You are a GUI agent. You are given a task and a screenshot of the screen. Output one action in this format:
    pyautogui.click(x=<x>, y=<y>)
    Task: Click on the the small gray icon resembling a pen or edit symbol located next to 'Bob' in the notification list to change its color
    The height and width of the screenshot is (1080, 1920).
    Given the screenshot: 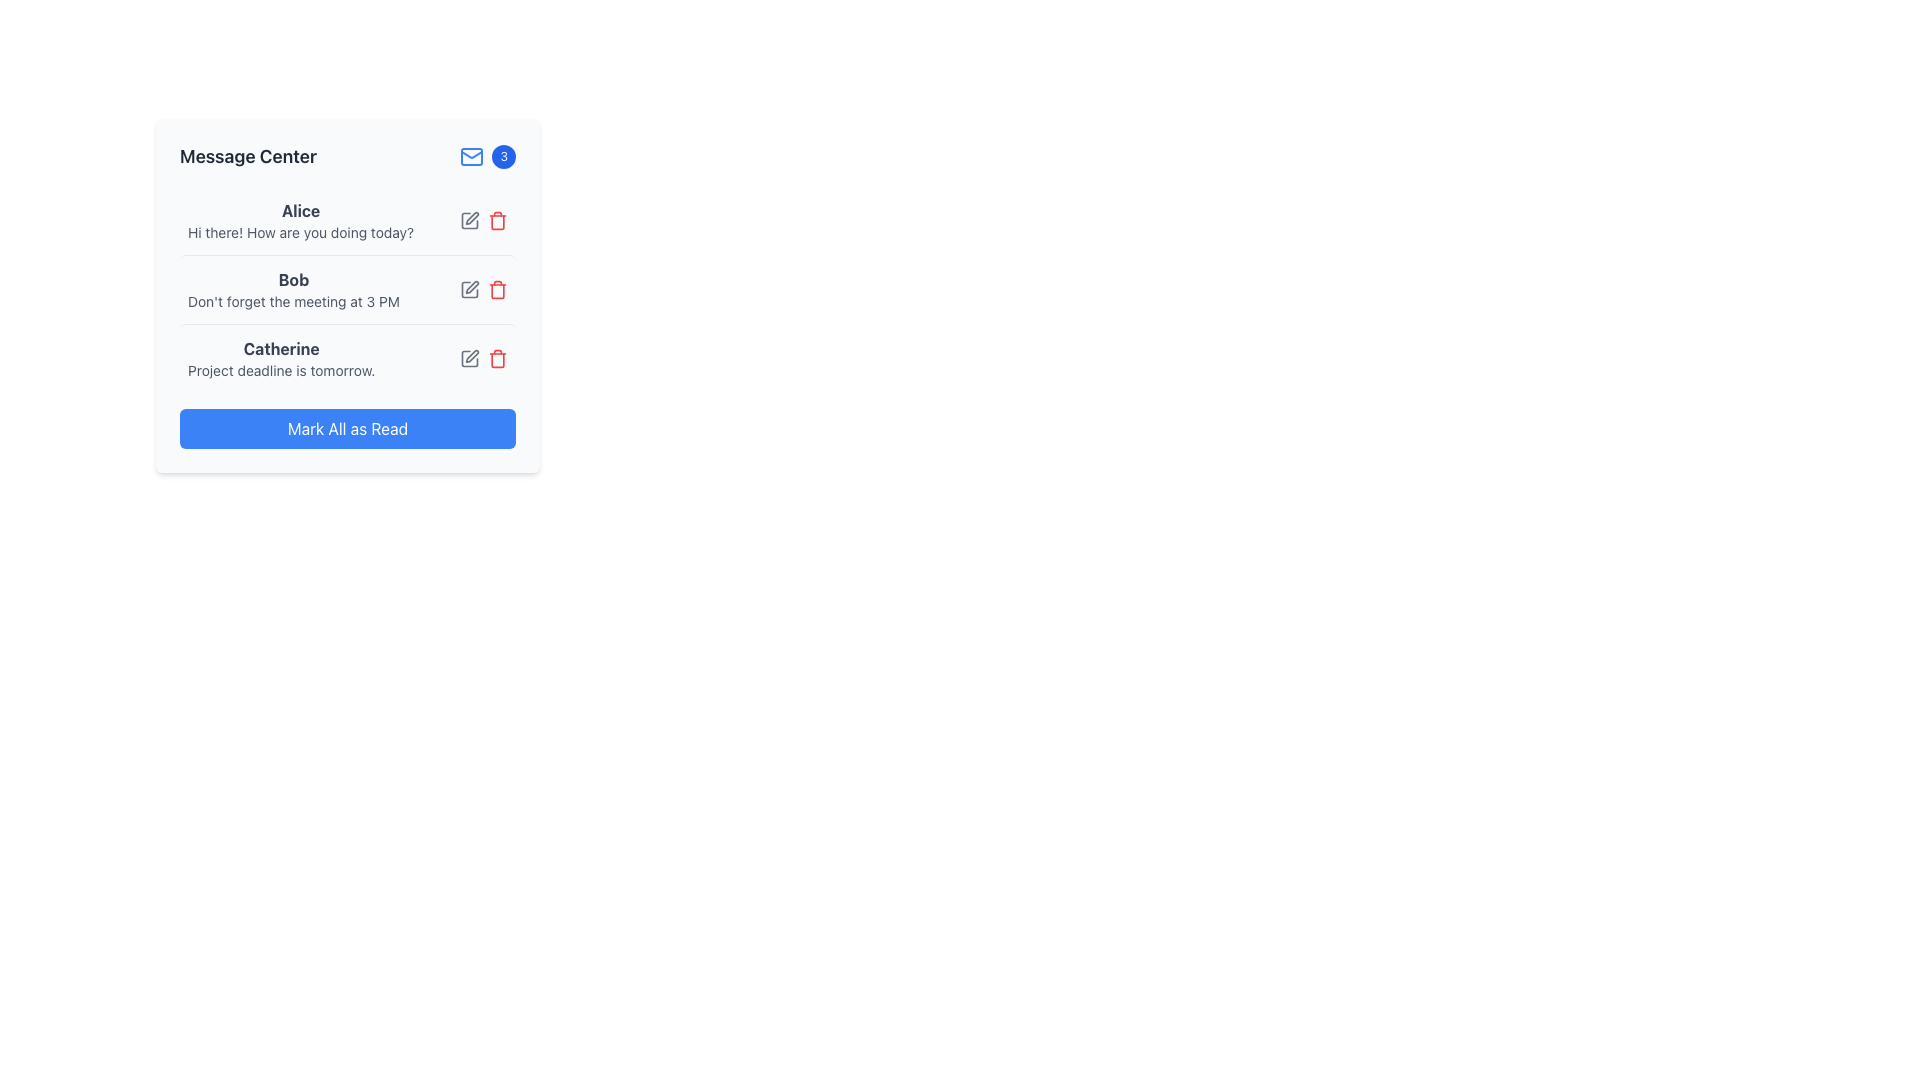 What is the action you would take?
    pyautogui.click(x=471, y=287)
    